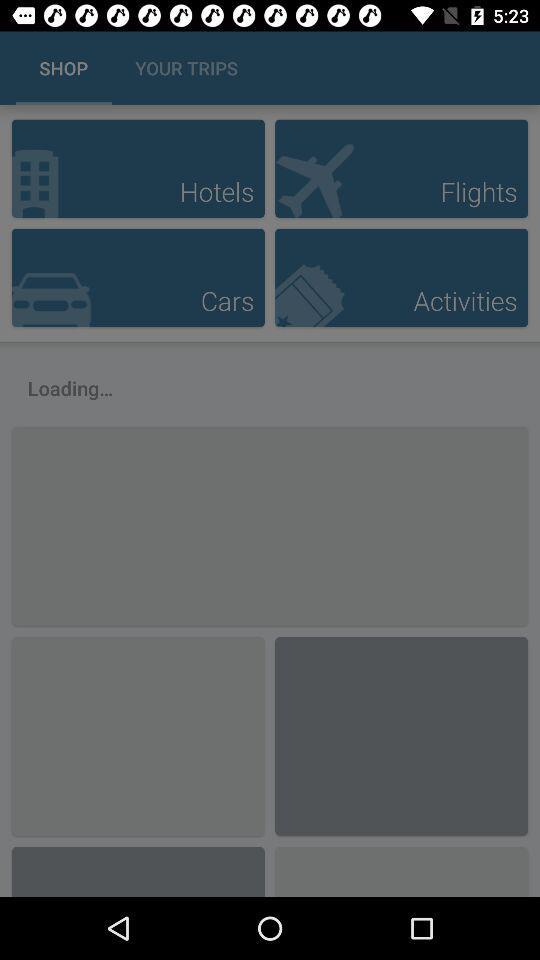 This screenshot has height=960, width=540. What do you see at coordinates (502, 68) in the screenshot?
I see `the icon to the right of your trips icon` at bounding box center [502, 68].